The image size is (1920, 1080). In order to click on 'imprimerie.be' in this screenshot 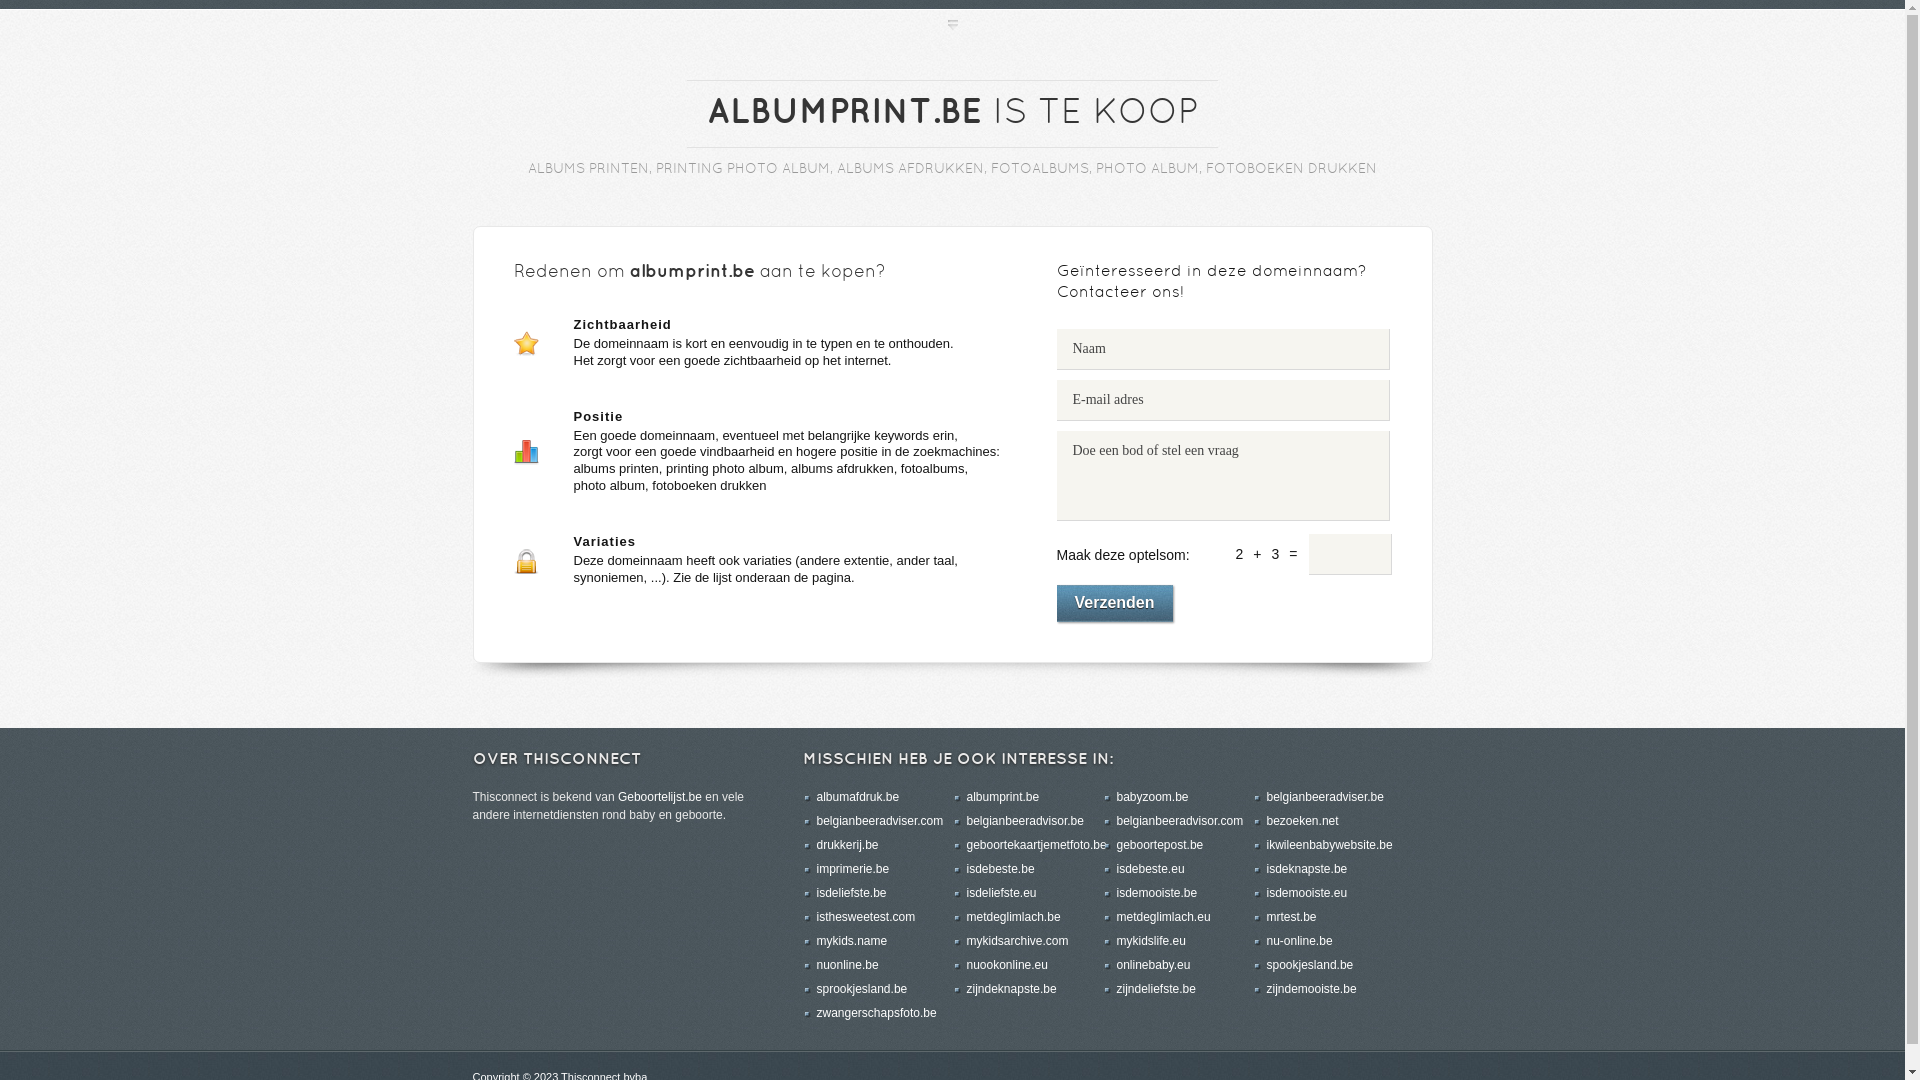, I will do `click(852, 867)`.